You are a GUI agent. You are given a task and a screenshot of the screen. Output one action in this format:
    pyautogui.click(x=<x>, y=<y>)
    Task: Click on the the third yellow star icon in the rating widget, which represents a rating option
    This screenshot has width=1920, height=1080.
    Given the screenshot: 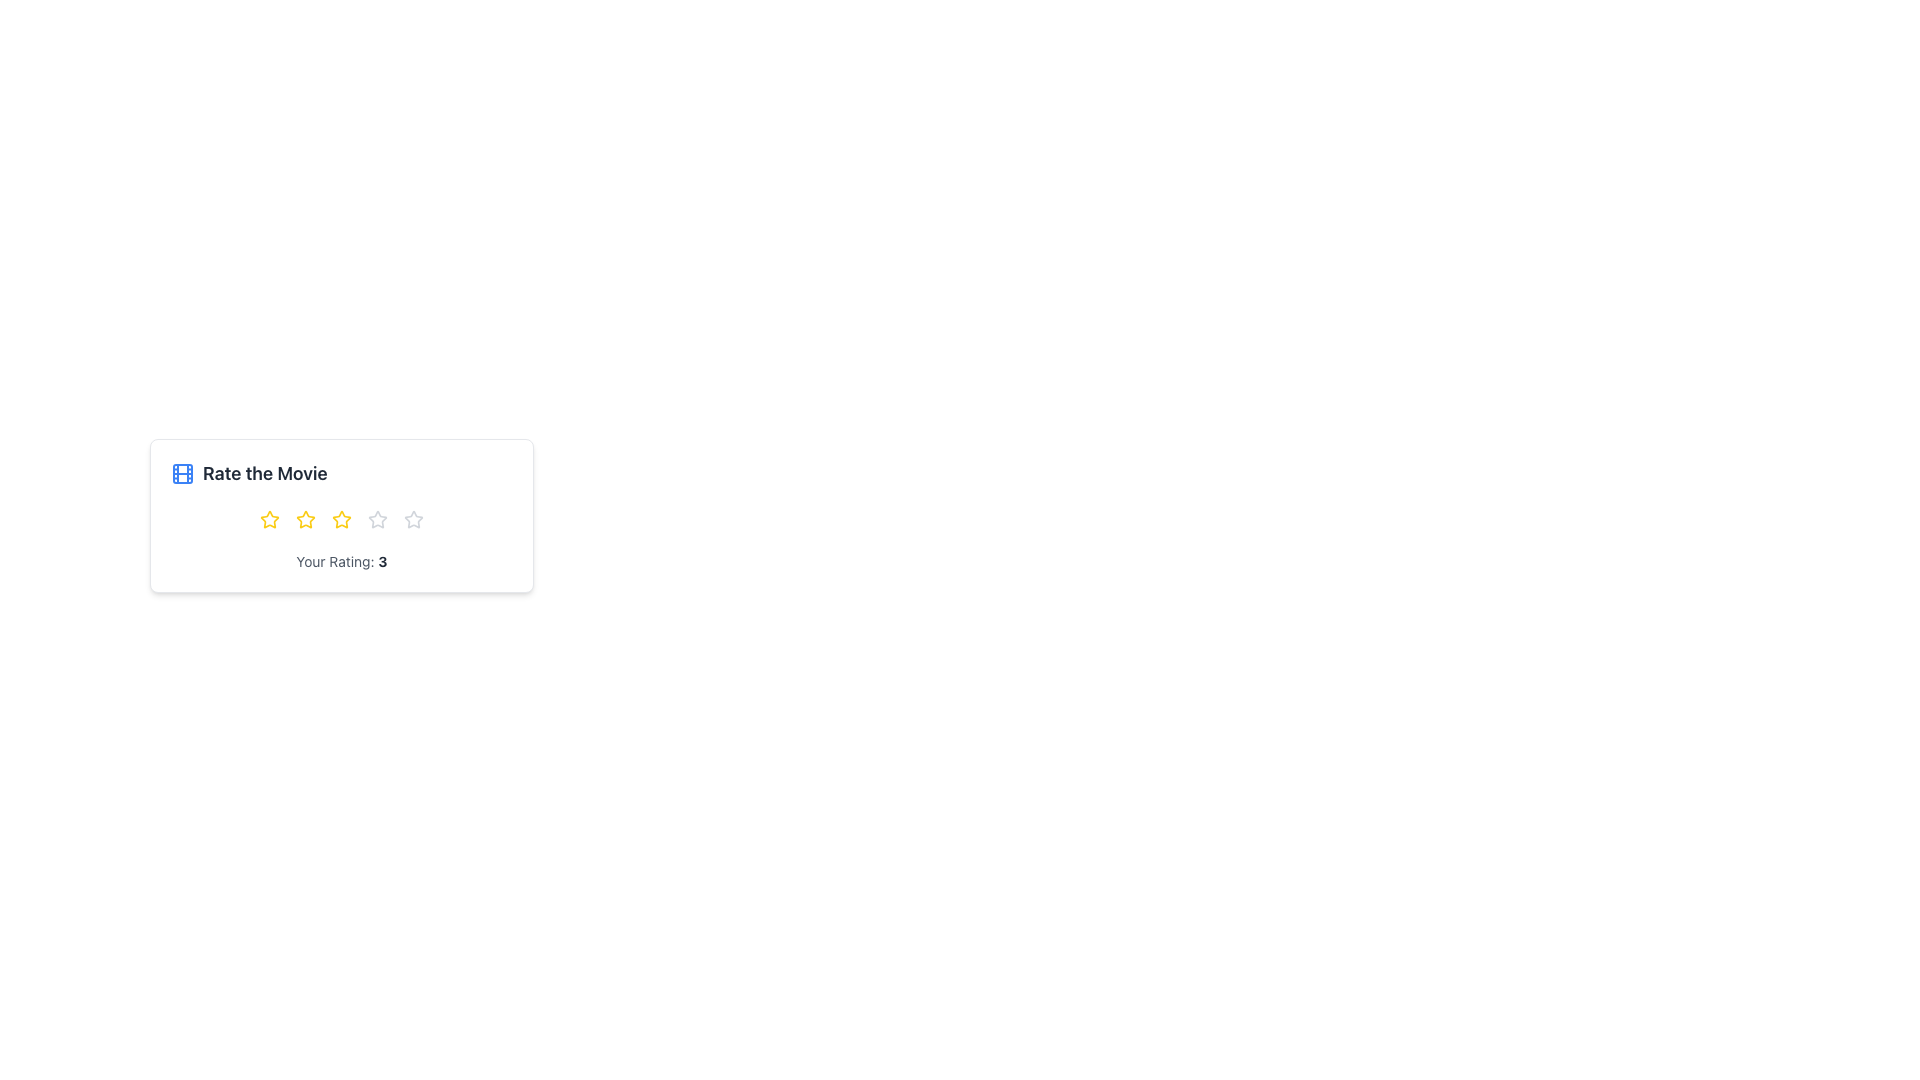 What is the action you would take?
    pyautogui.click(x=341, y=519)
    